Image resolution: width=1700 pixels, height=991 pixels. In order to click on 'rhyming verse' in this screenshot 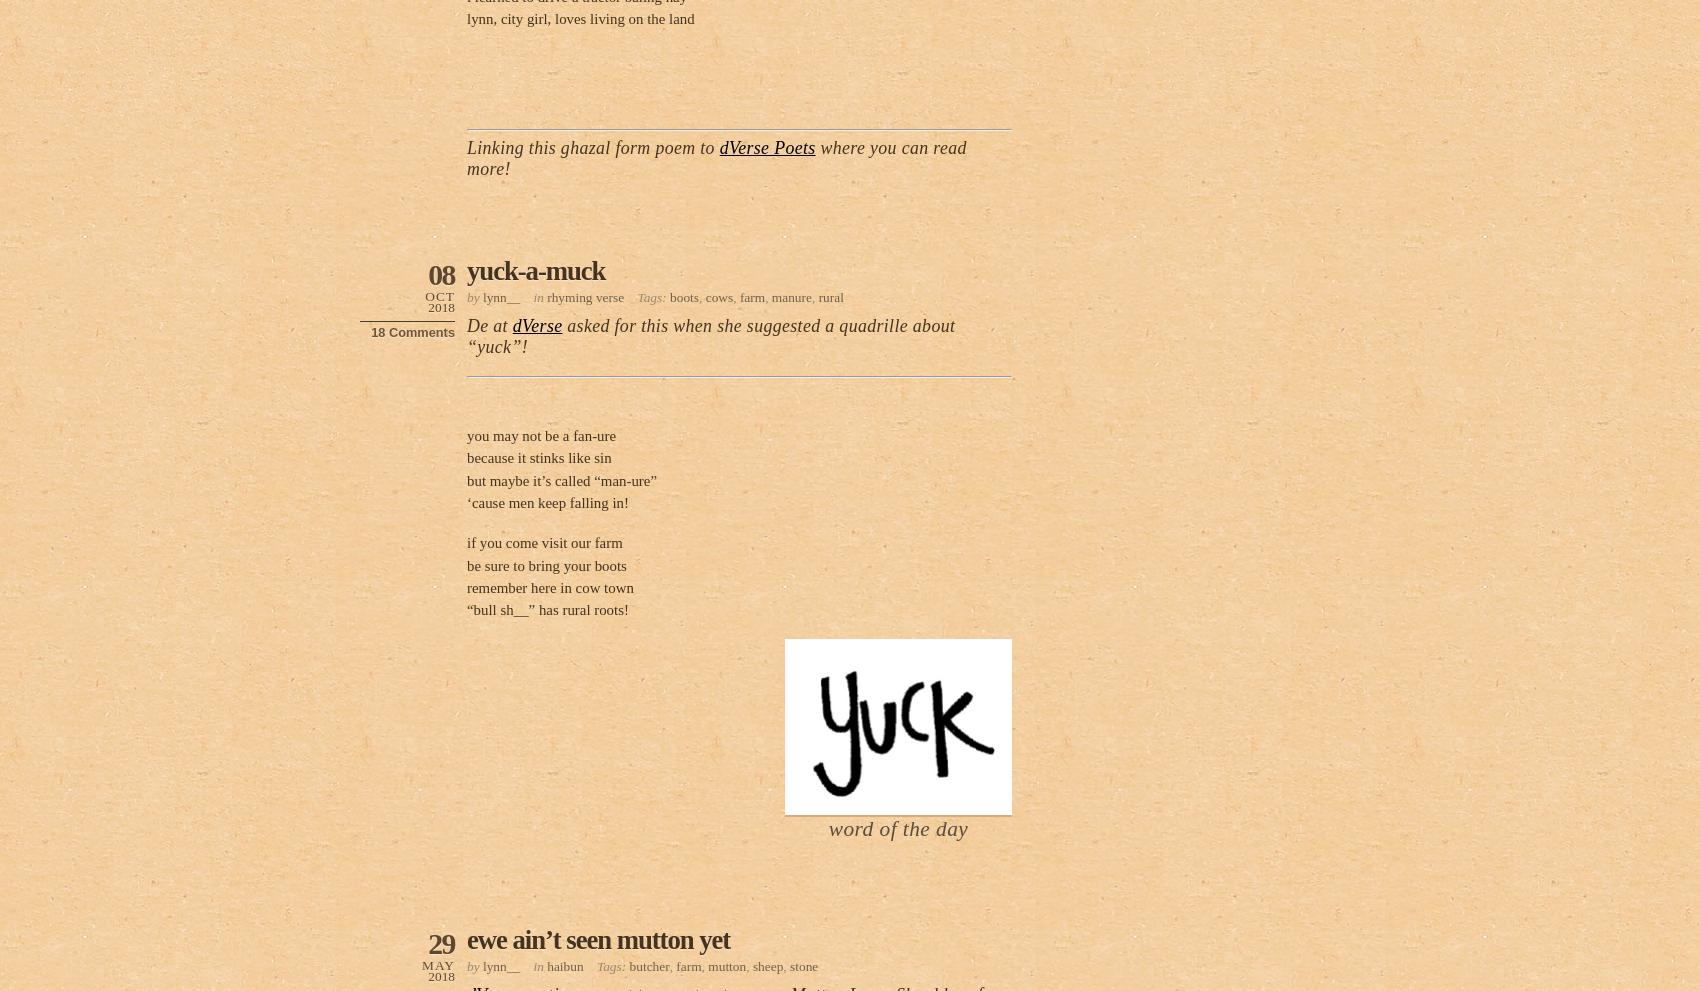, I will do `click(584, 295)`.